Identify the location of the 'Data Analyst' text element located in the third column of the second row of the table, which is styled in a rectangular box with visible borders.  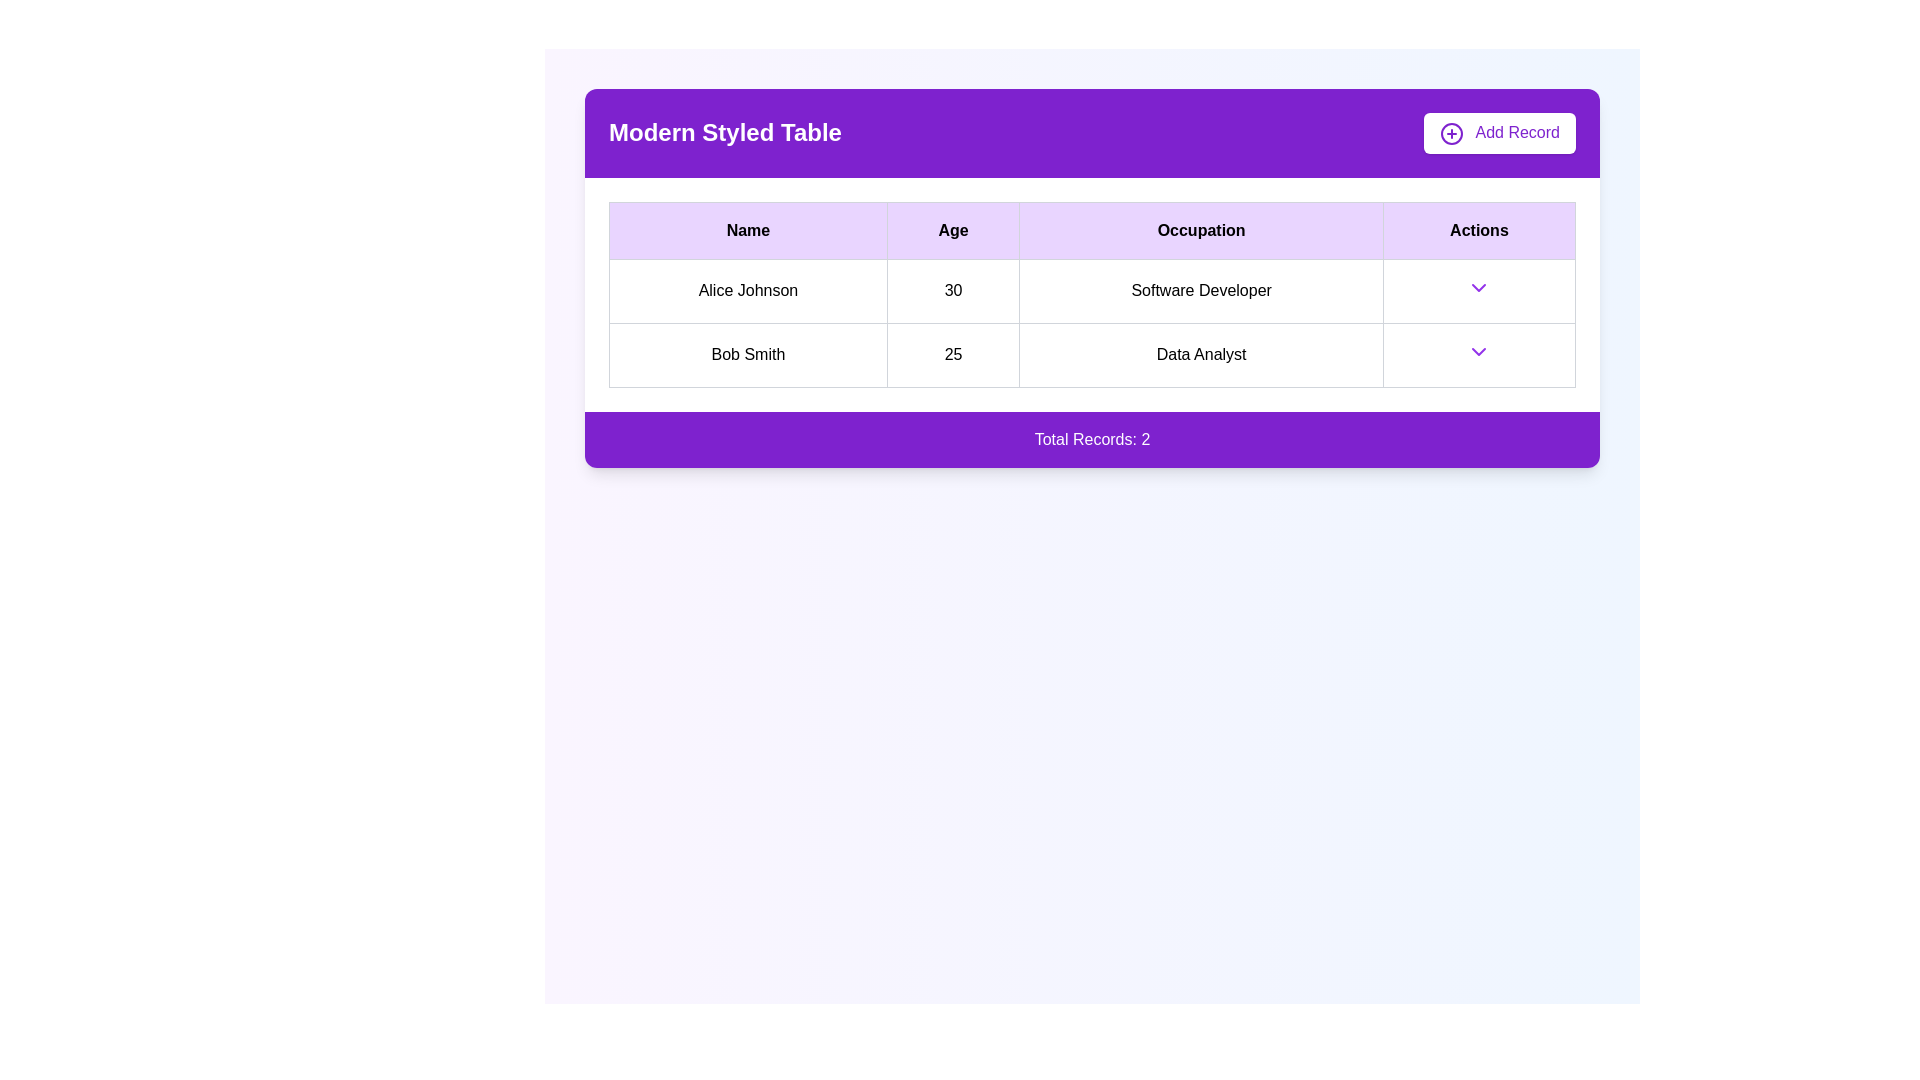
(1200, 354).